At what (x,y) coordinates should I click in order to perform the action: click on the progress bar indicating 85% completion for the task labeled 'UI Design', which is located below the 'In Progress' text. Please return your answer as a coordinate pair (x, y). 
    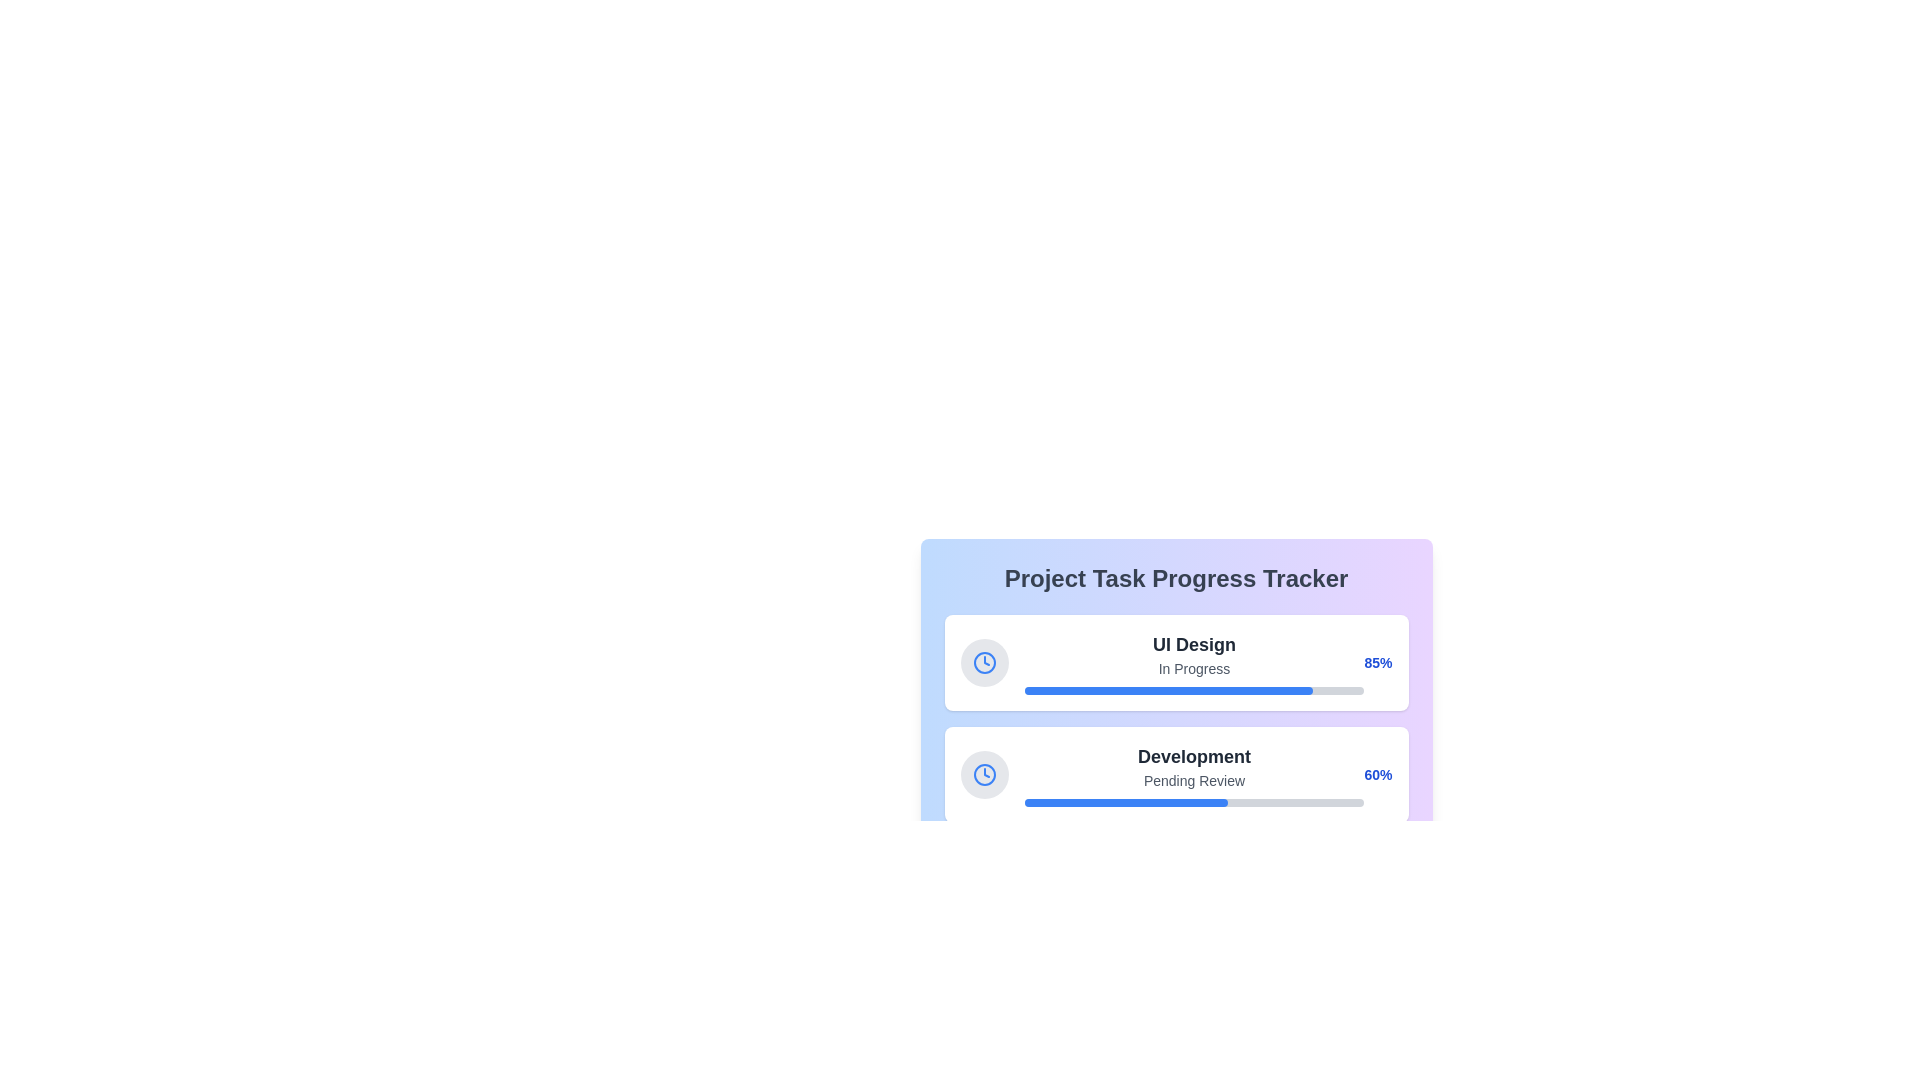
    Looking at the image, I should click on (1194, 689).